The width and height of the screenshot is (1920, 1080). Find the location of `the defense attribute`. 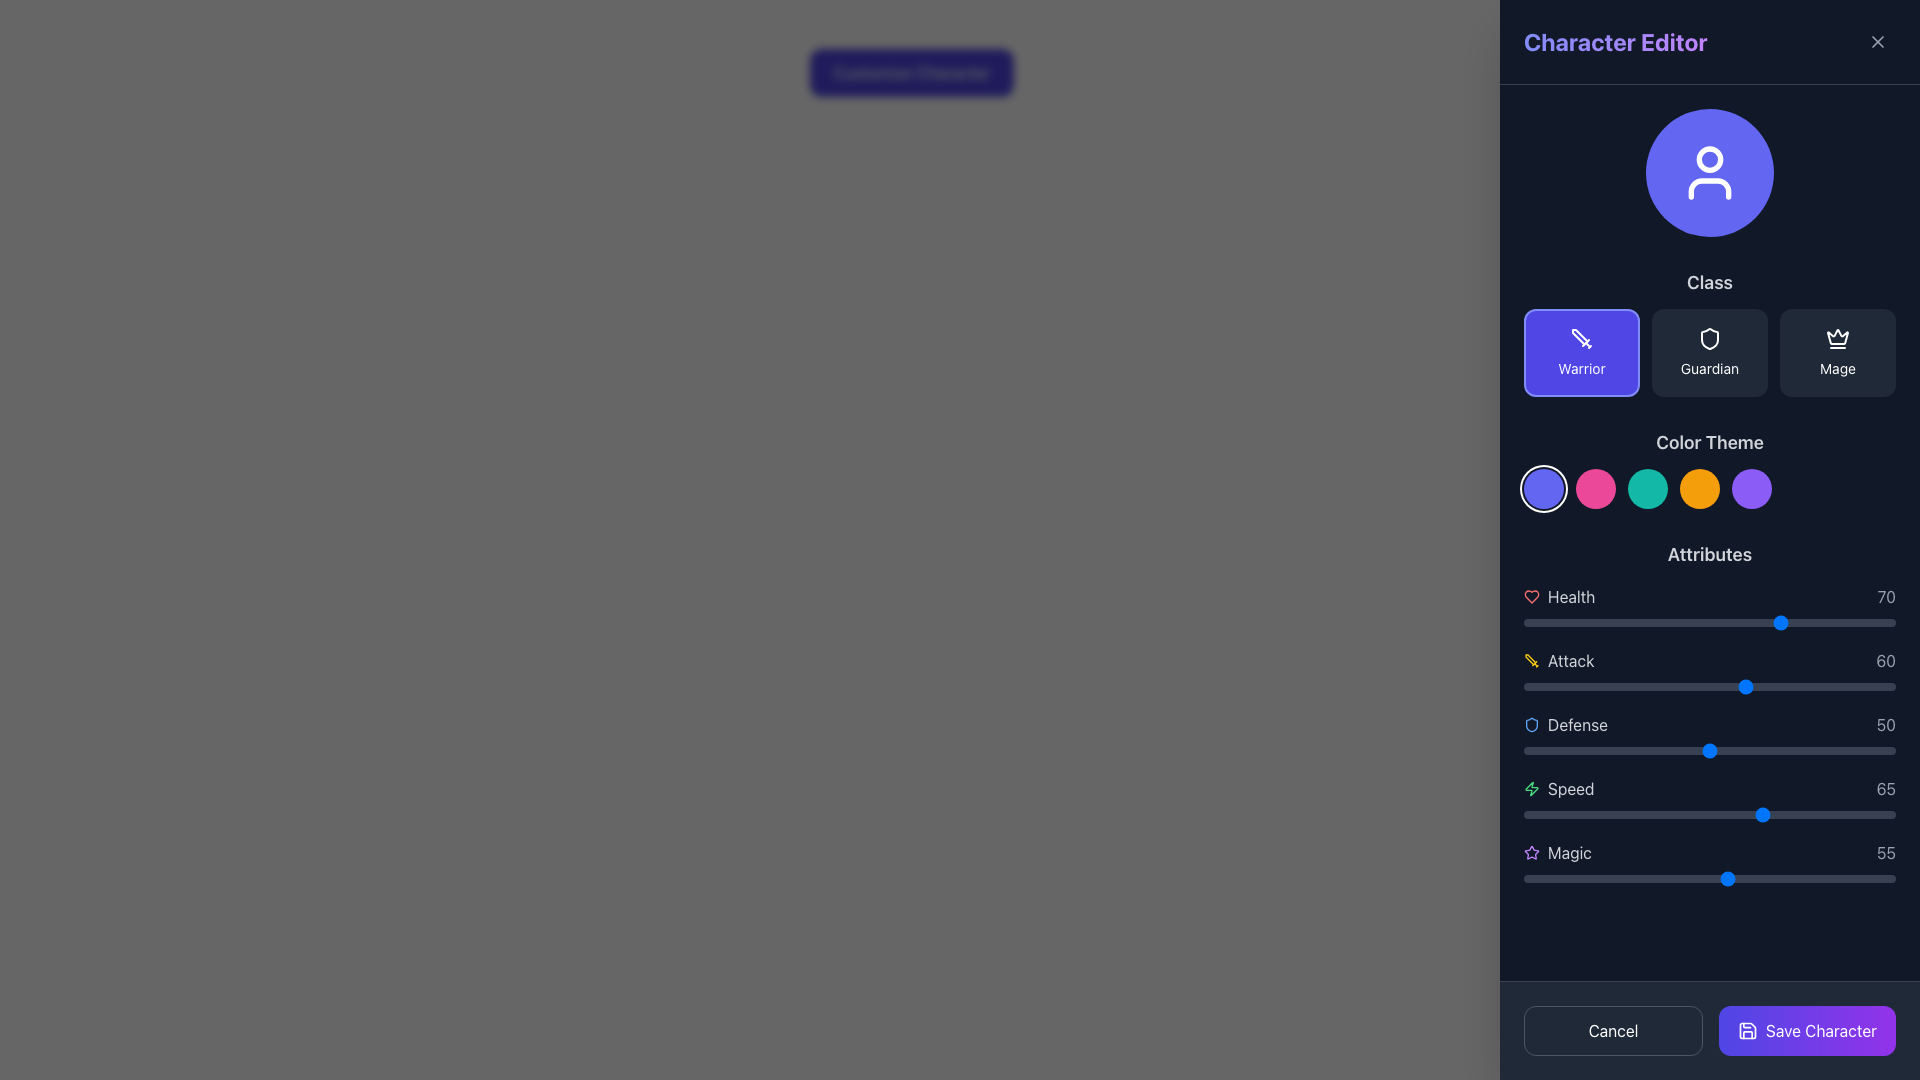

the defense attribute is located at coordinates (1865, 751).